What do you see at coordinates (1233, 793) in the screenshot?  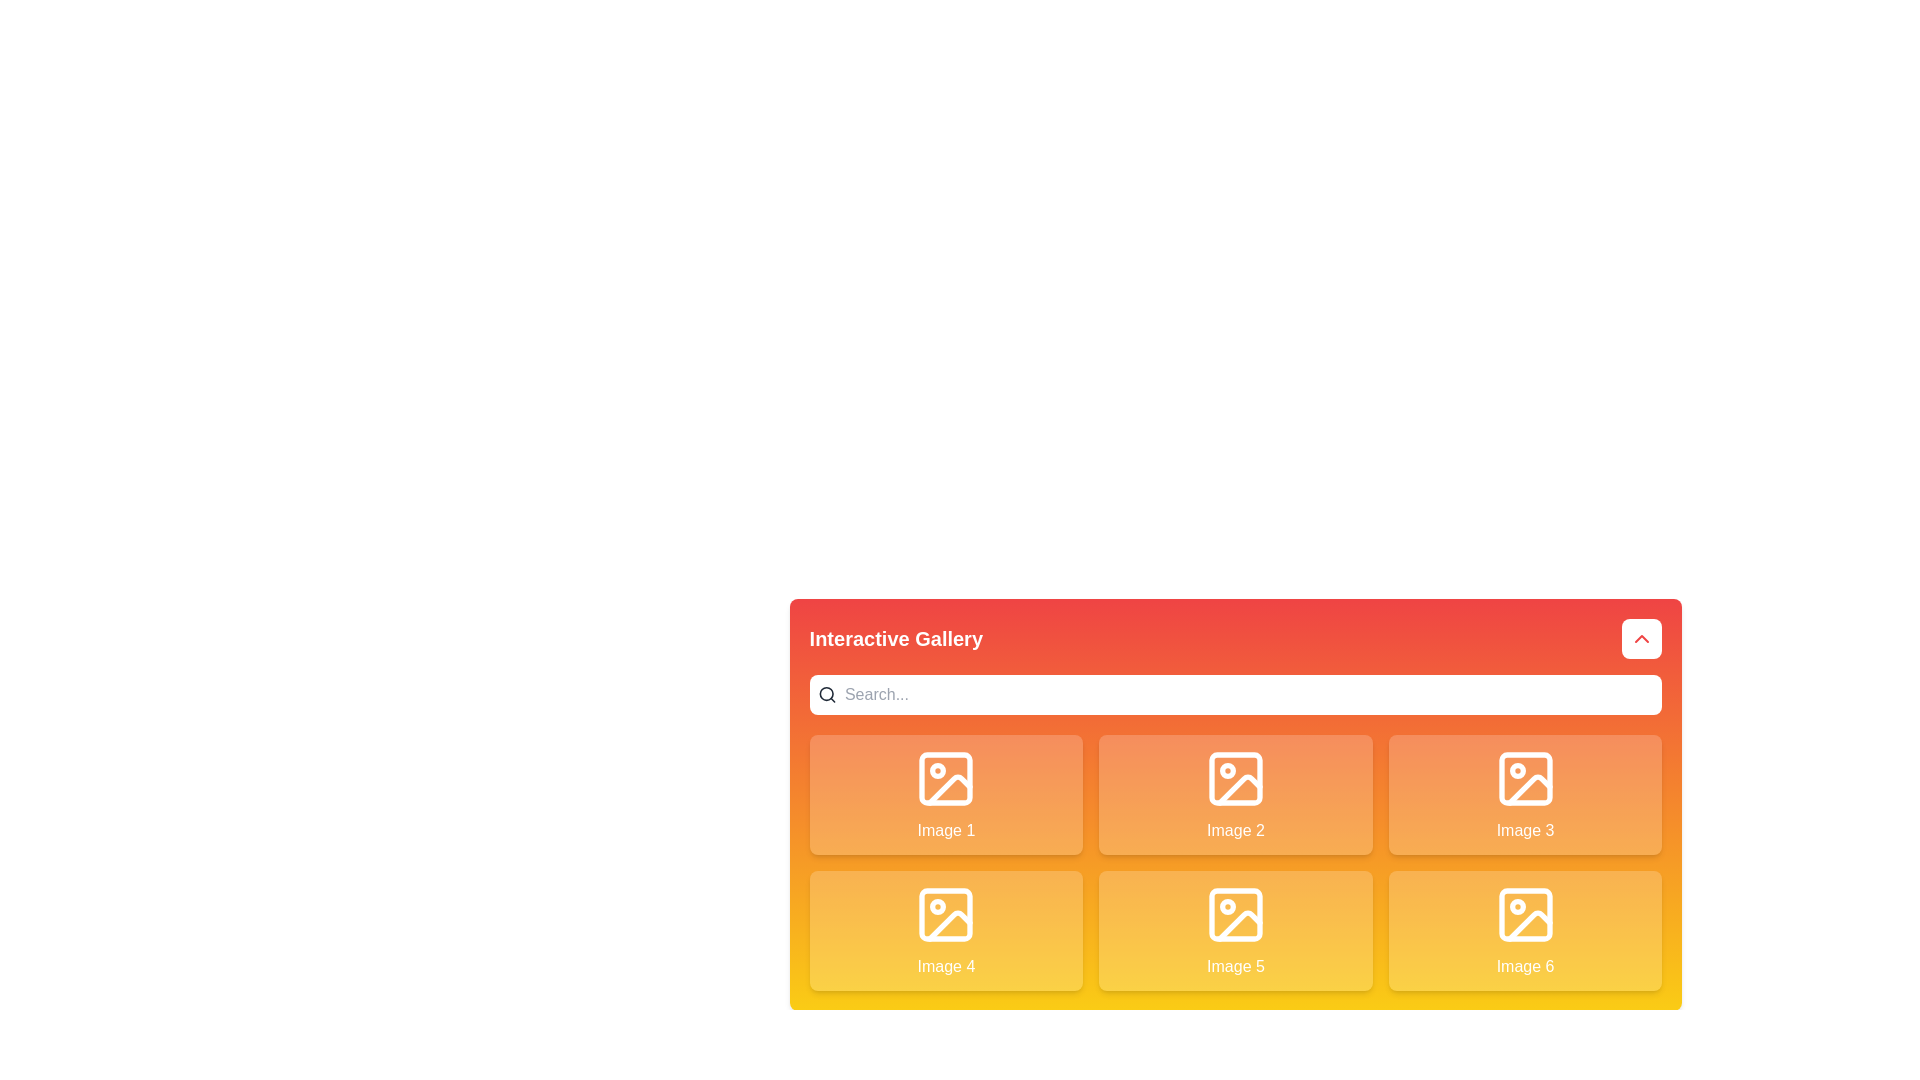 I see `the display area or button for the image labeled 'Image 2'` at bounding box center [1233, 793].